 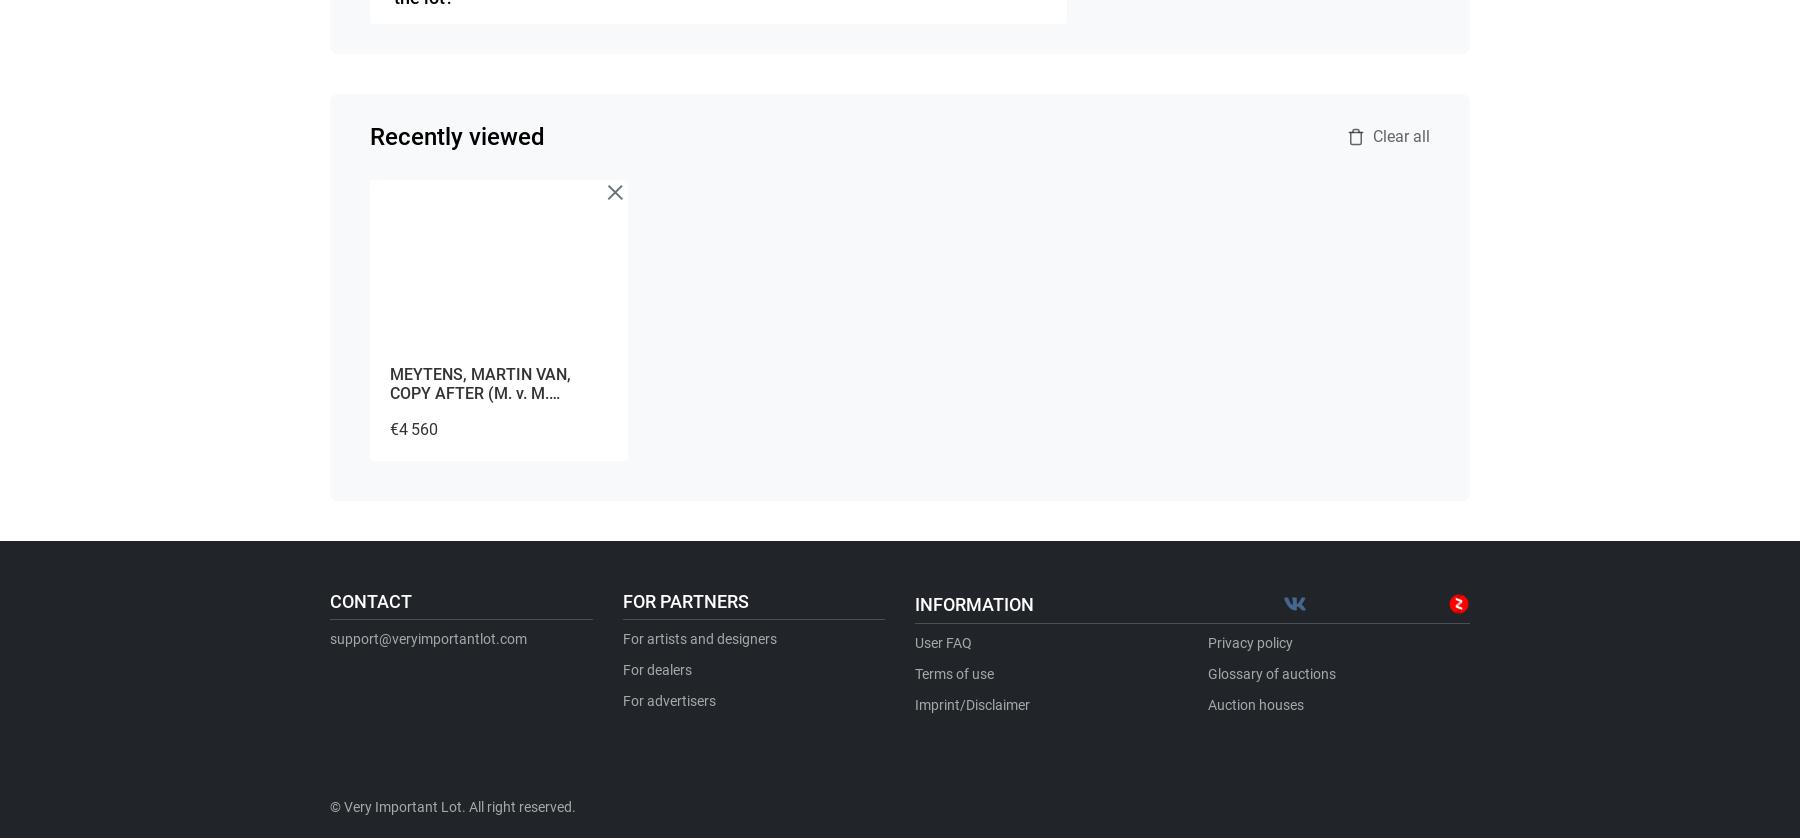 I want to click on 'MEYTENS, MARTIN VAN, COPY AFTER (M. v. M. Stockholm 1695-1770 Vienna)', so click(x=390, y=392).